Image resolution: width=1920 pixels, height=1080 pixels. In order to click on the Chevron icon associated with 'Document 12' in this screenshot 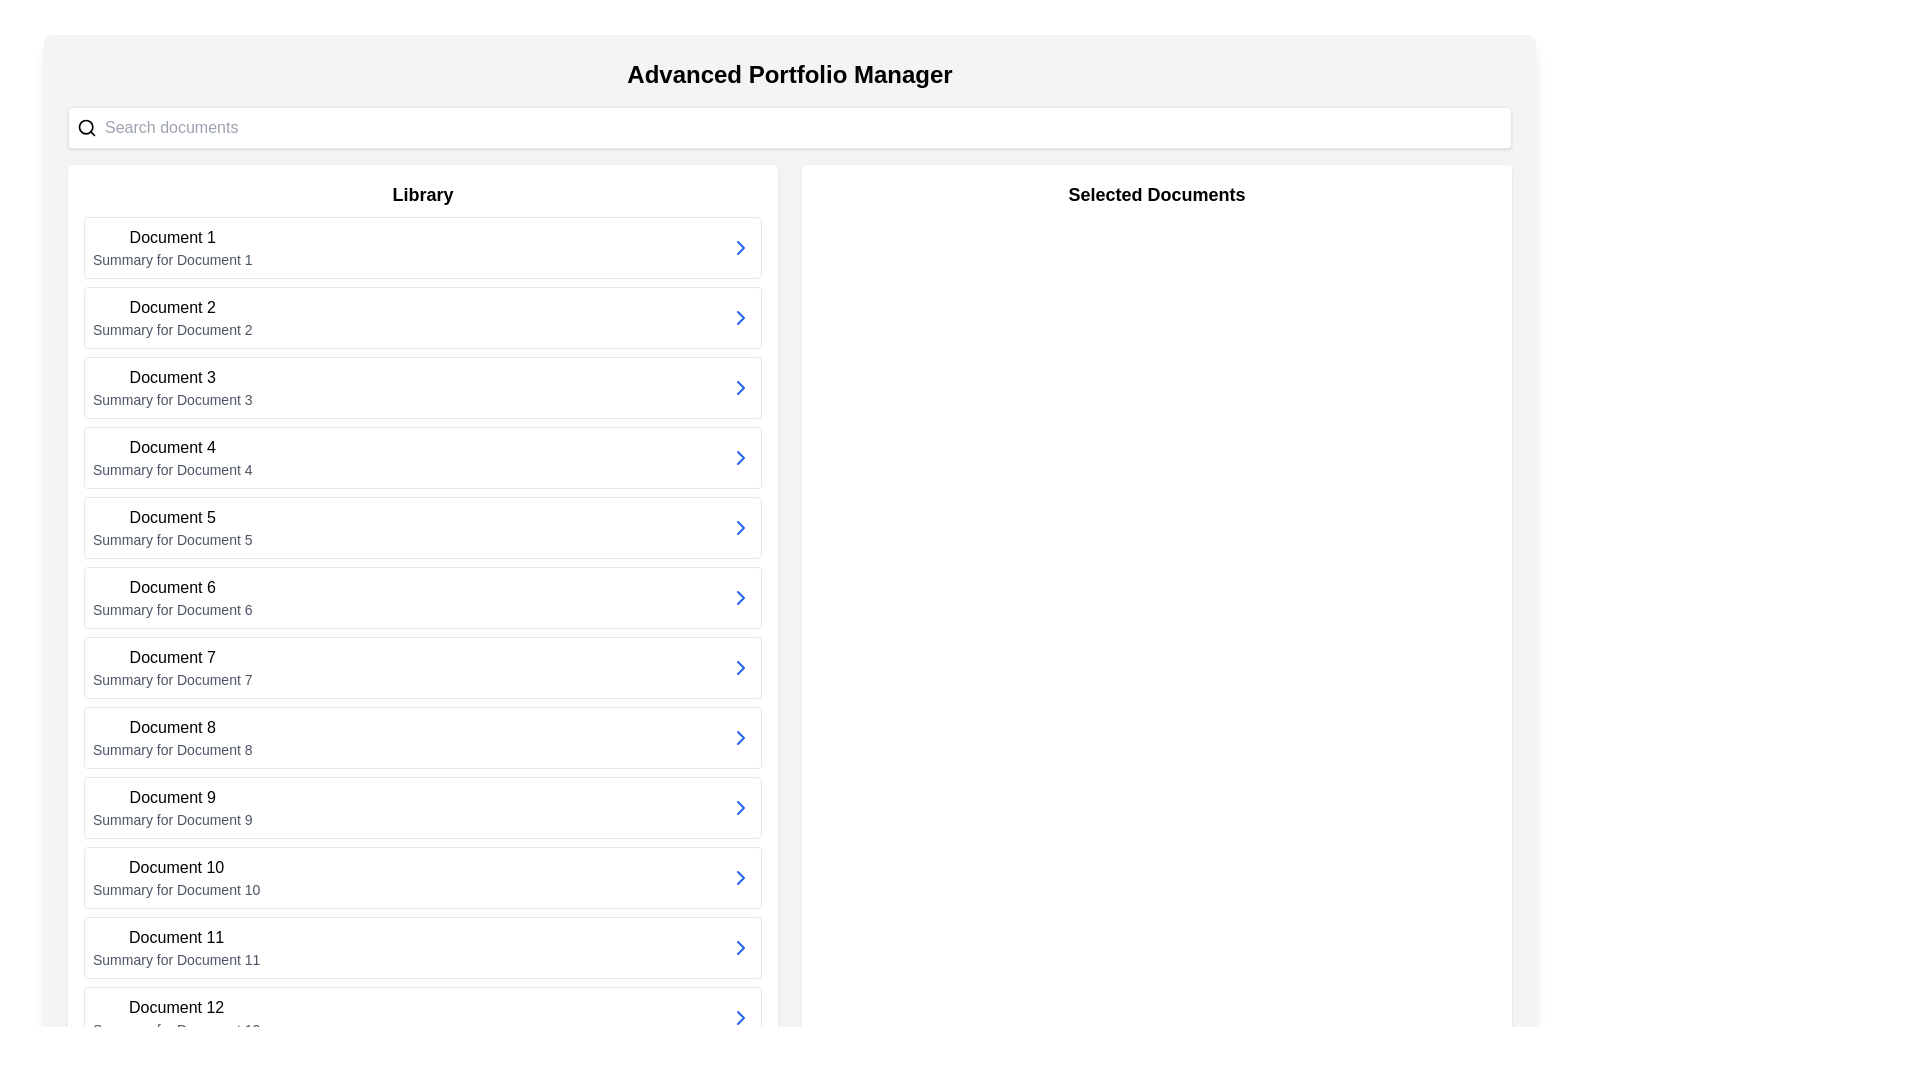, I will do `click(739, 806)`.